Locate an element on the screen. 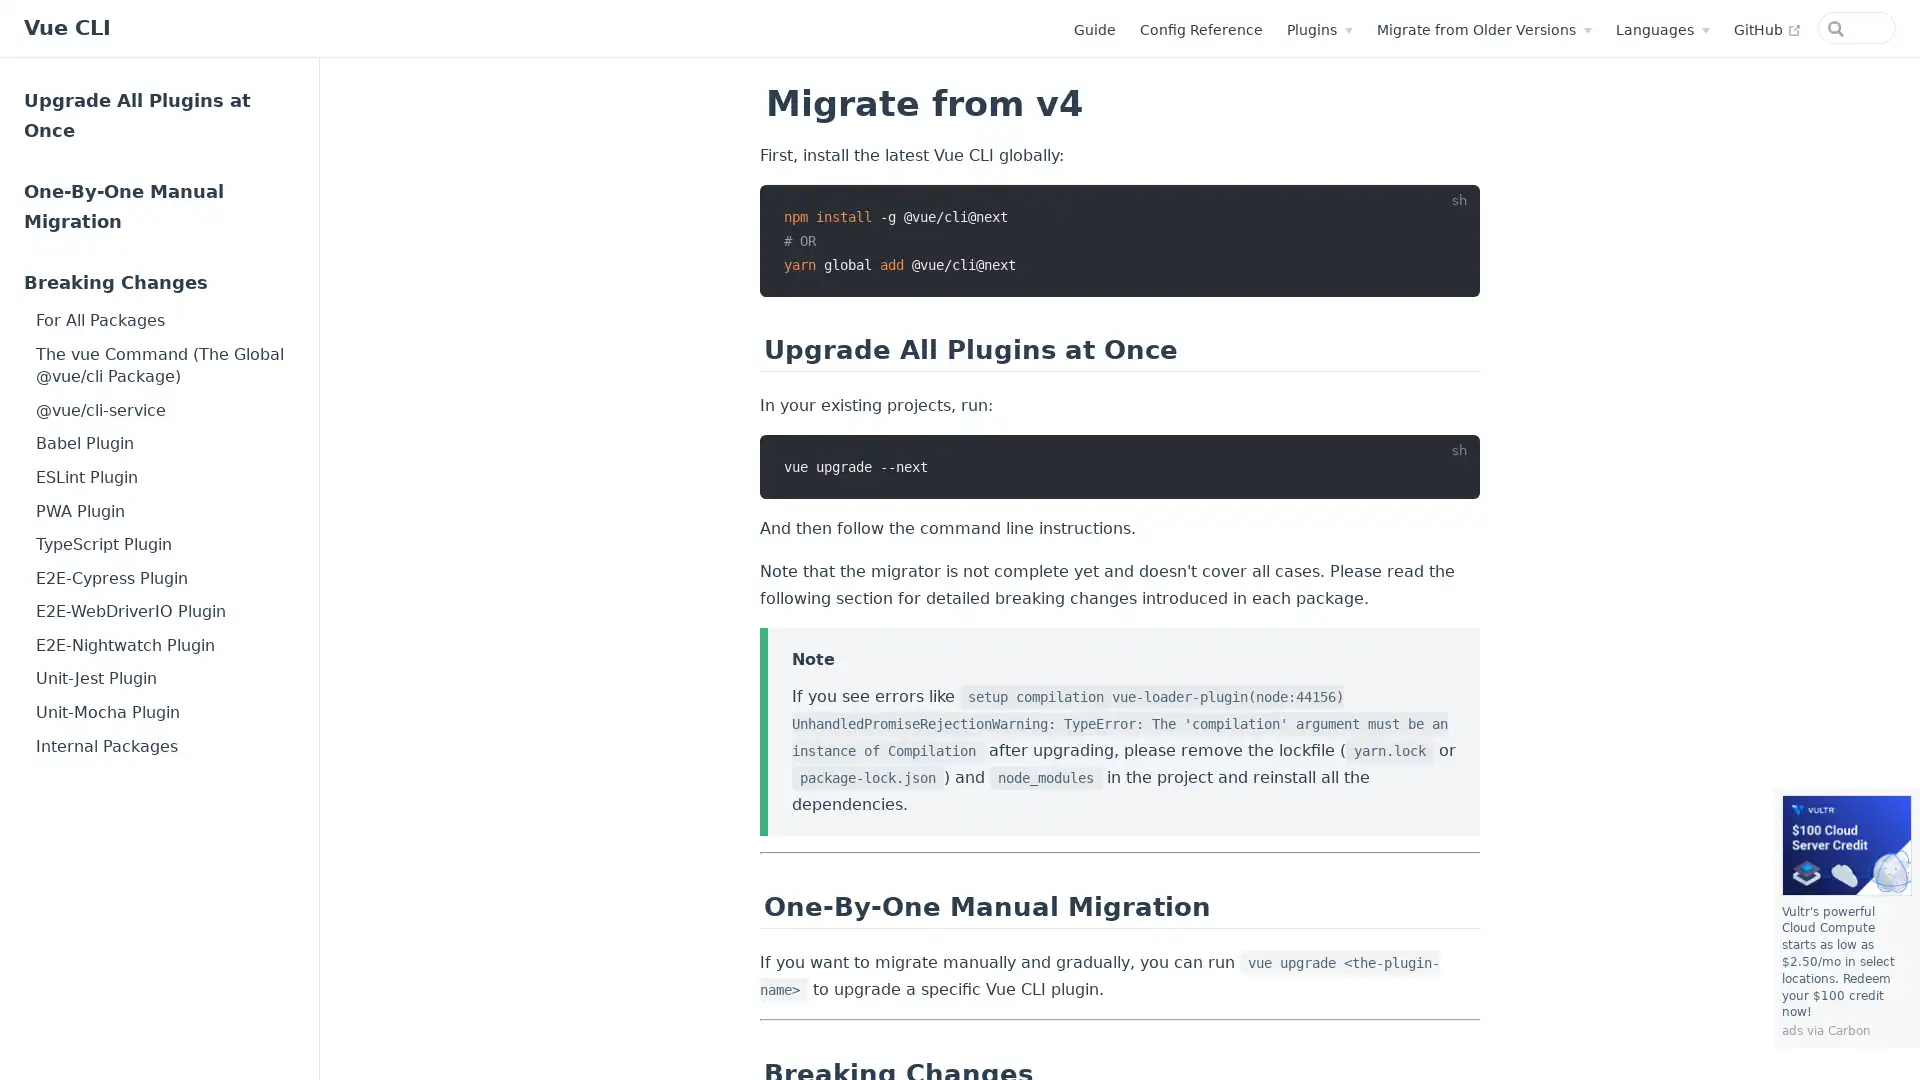 The width and height of the screenshot is (1920, 1080). Languages is located at coordinates (1579, 30).